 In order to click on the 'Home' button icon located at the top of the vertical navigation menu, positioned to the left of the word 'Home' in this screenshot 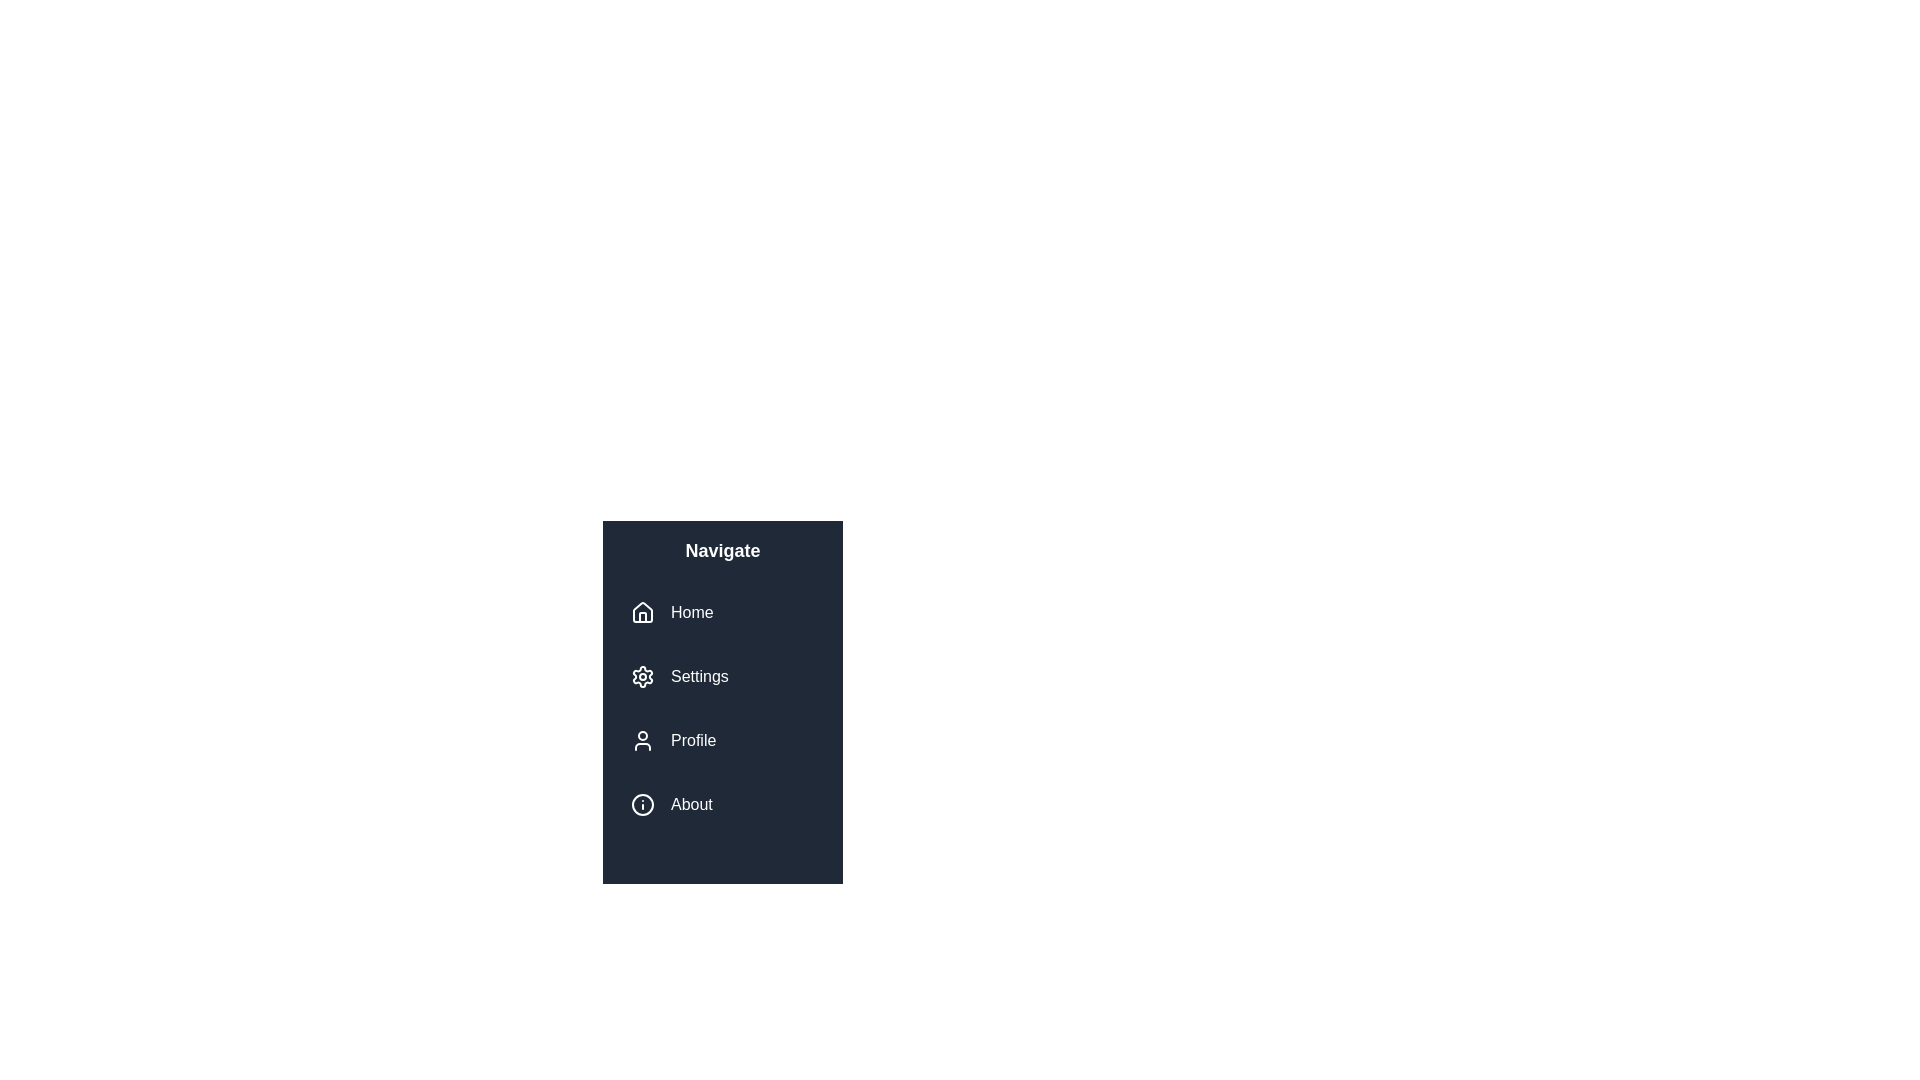, I will do `click(643, 612)`.